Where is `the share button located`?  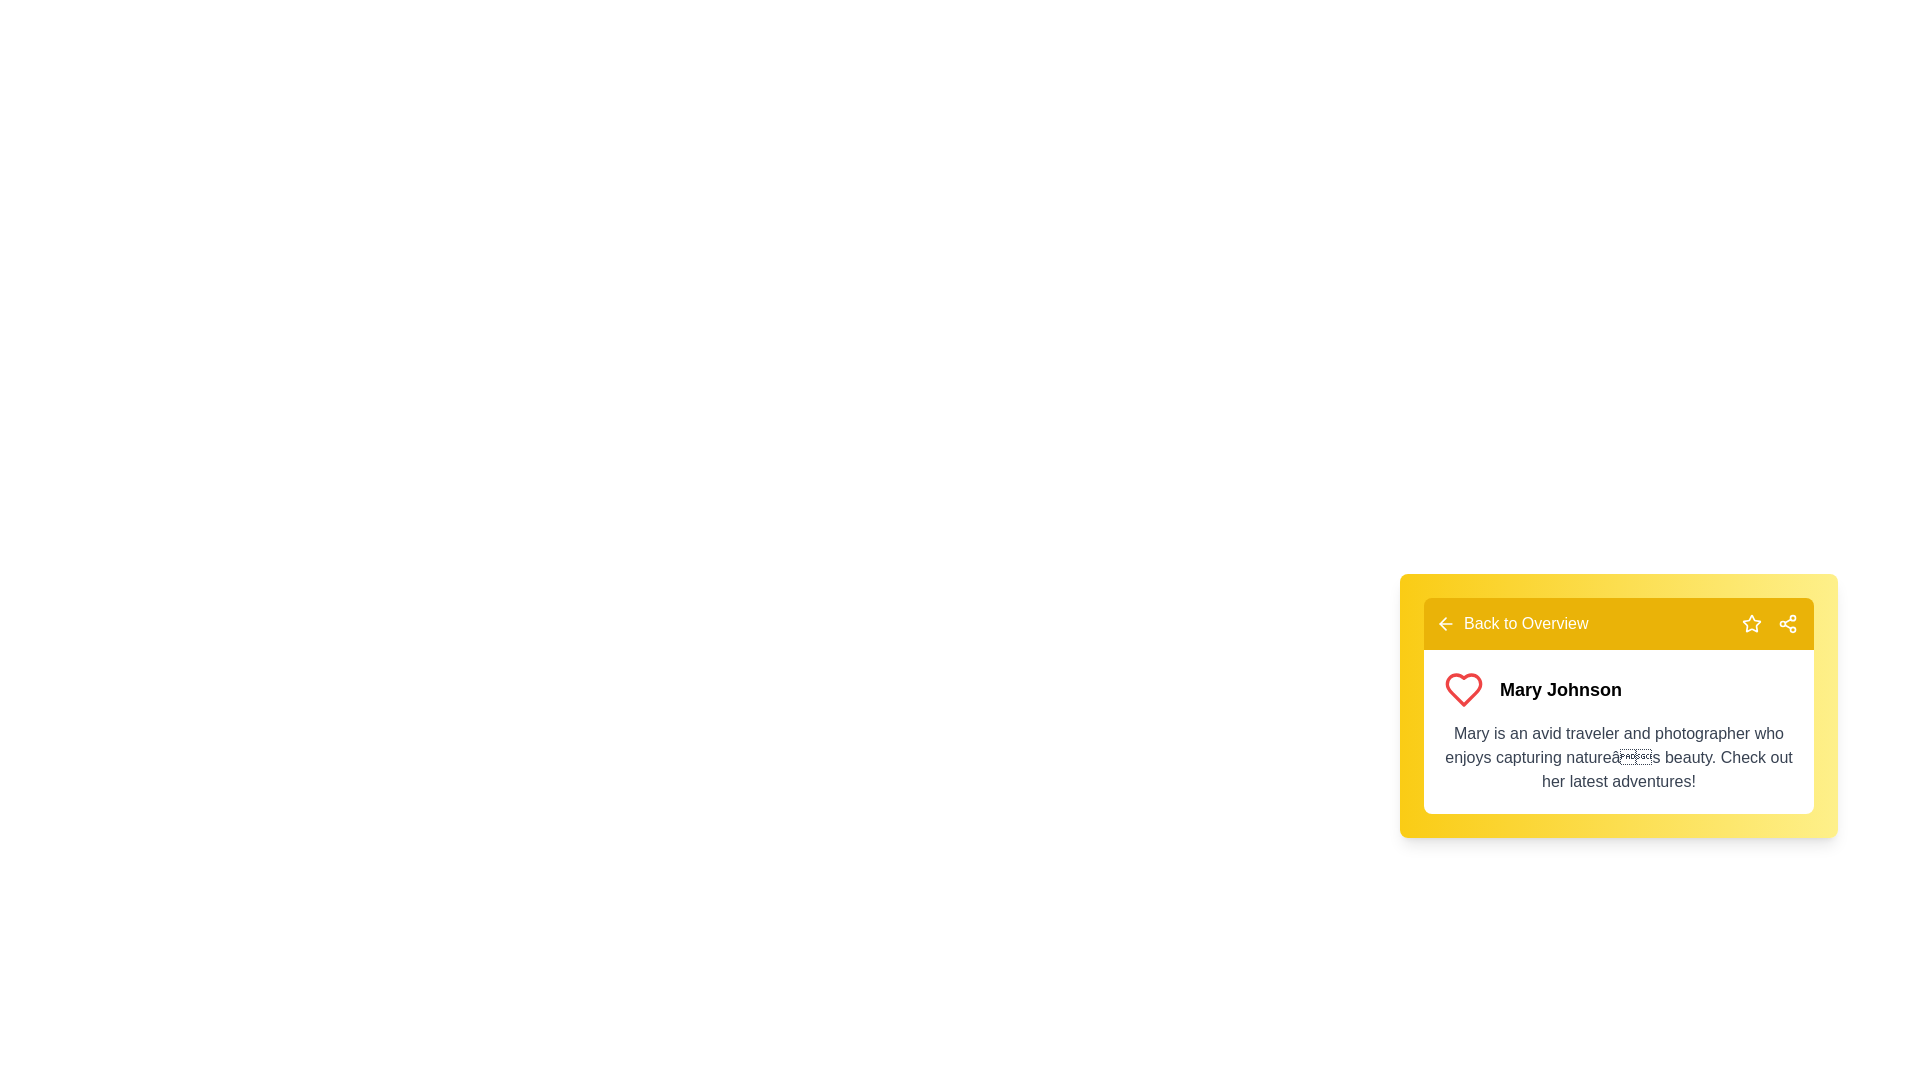 the share button located is located at coordinates (1788, 623).